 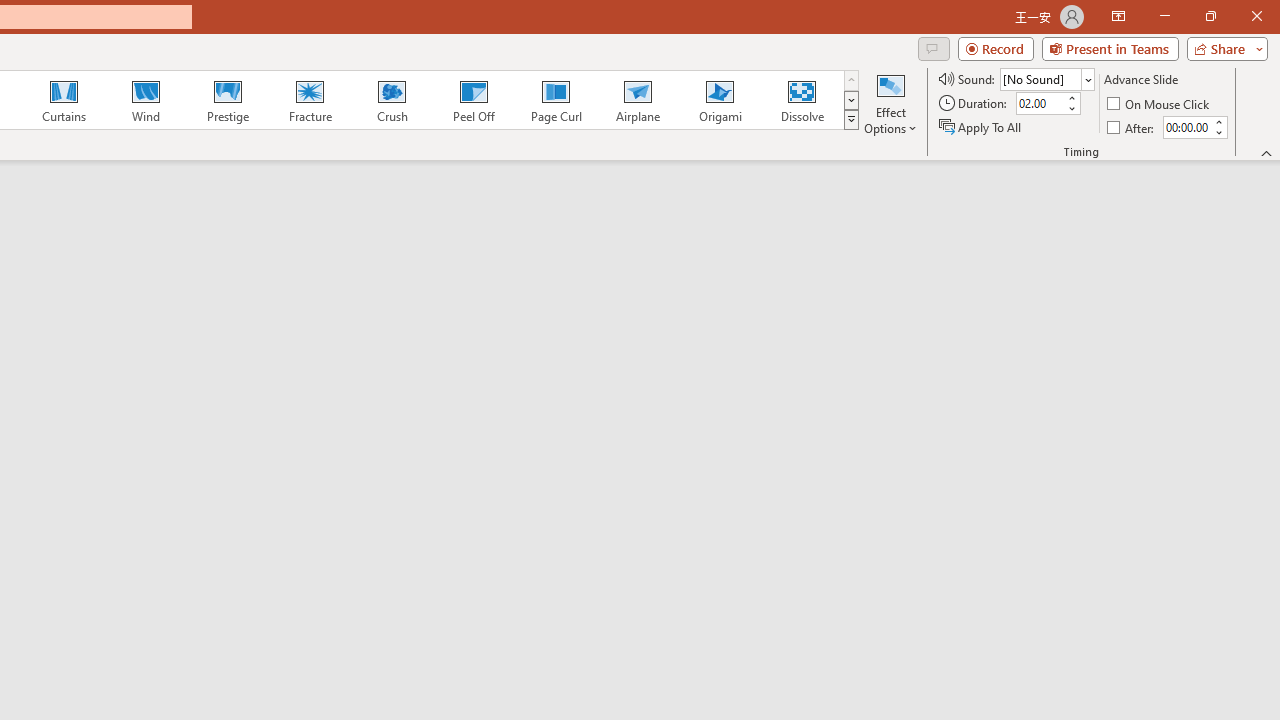 What do you see at coordinates (802, 100) in the screenshot?
I see `'Dissolve'` at bounding box center [802, 100].